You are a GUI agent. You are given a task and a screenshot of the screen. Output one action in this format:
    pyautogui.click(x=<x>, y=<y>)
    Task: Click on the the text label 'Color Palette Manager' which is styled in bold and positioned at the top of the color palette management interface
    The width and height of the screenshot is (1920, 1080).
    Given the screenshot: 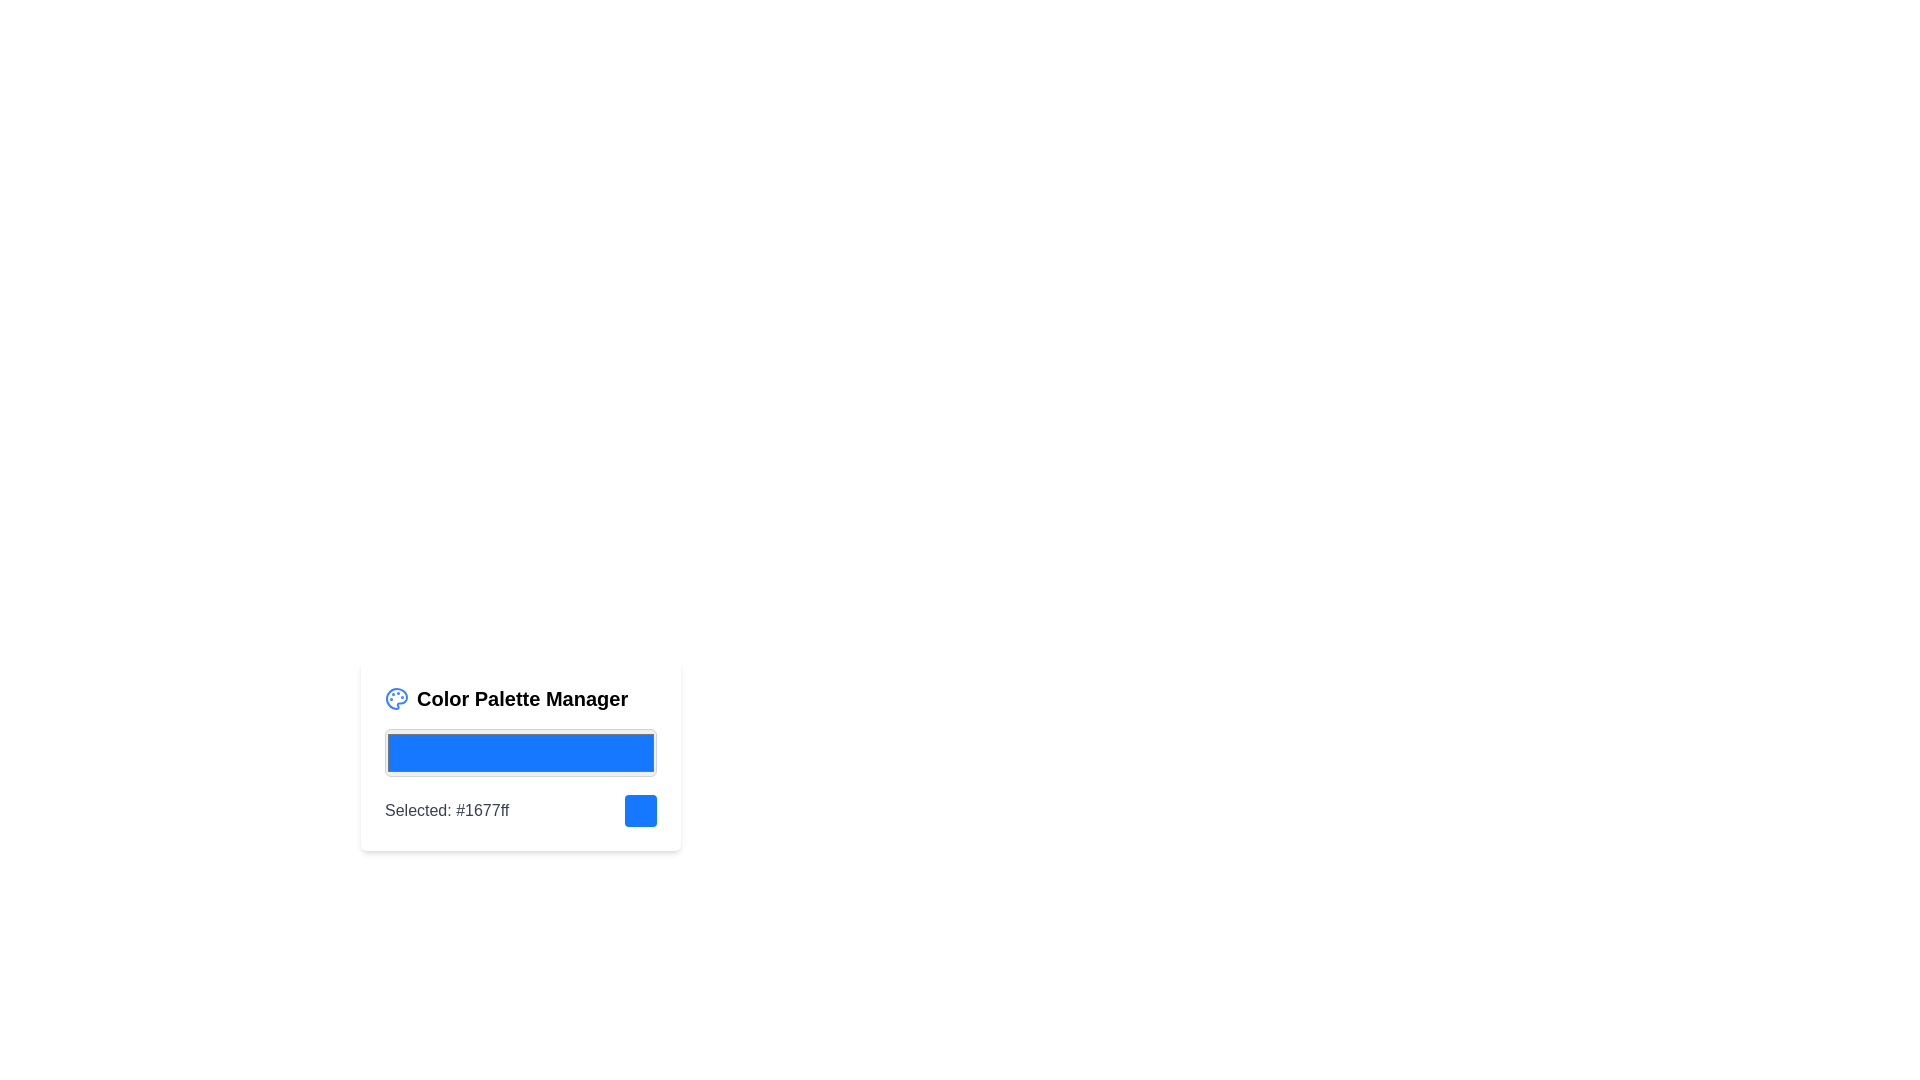 What is the action you would take?
    pyautogui.click(x=522, y=697)
    